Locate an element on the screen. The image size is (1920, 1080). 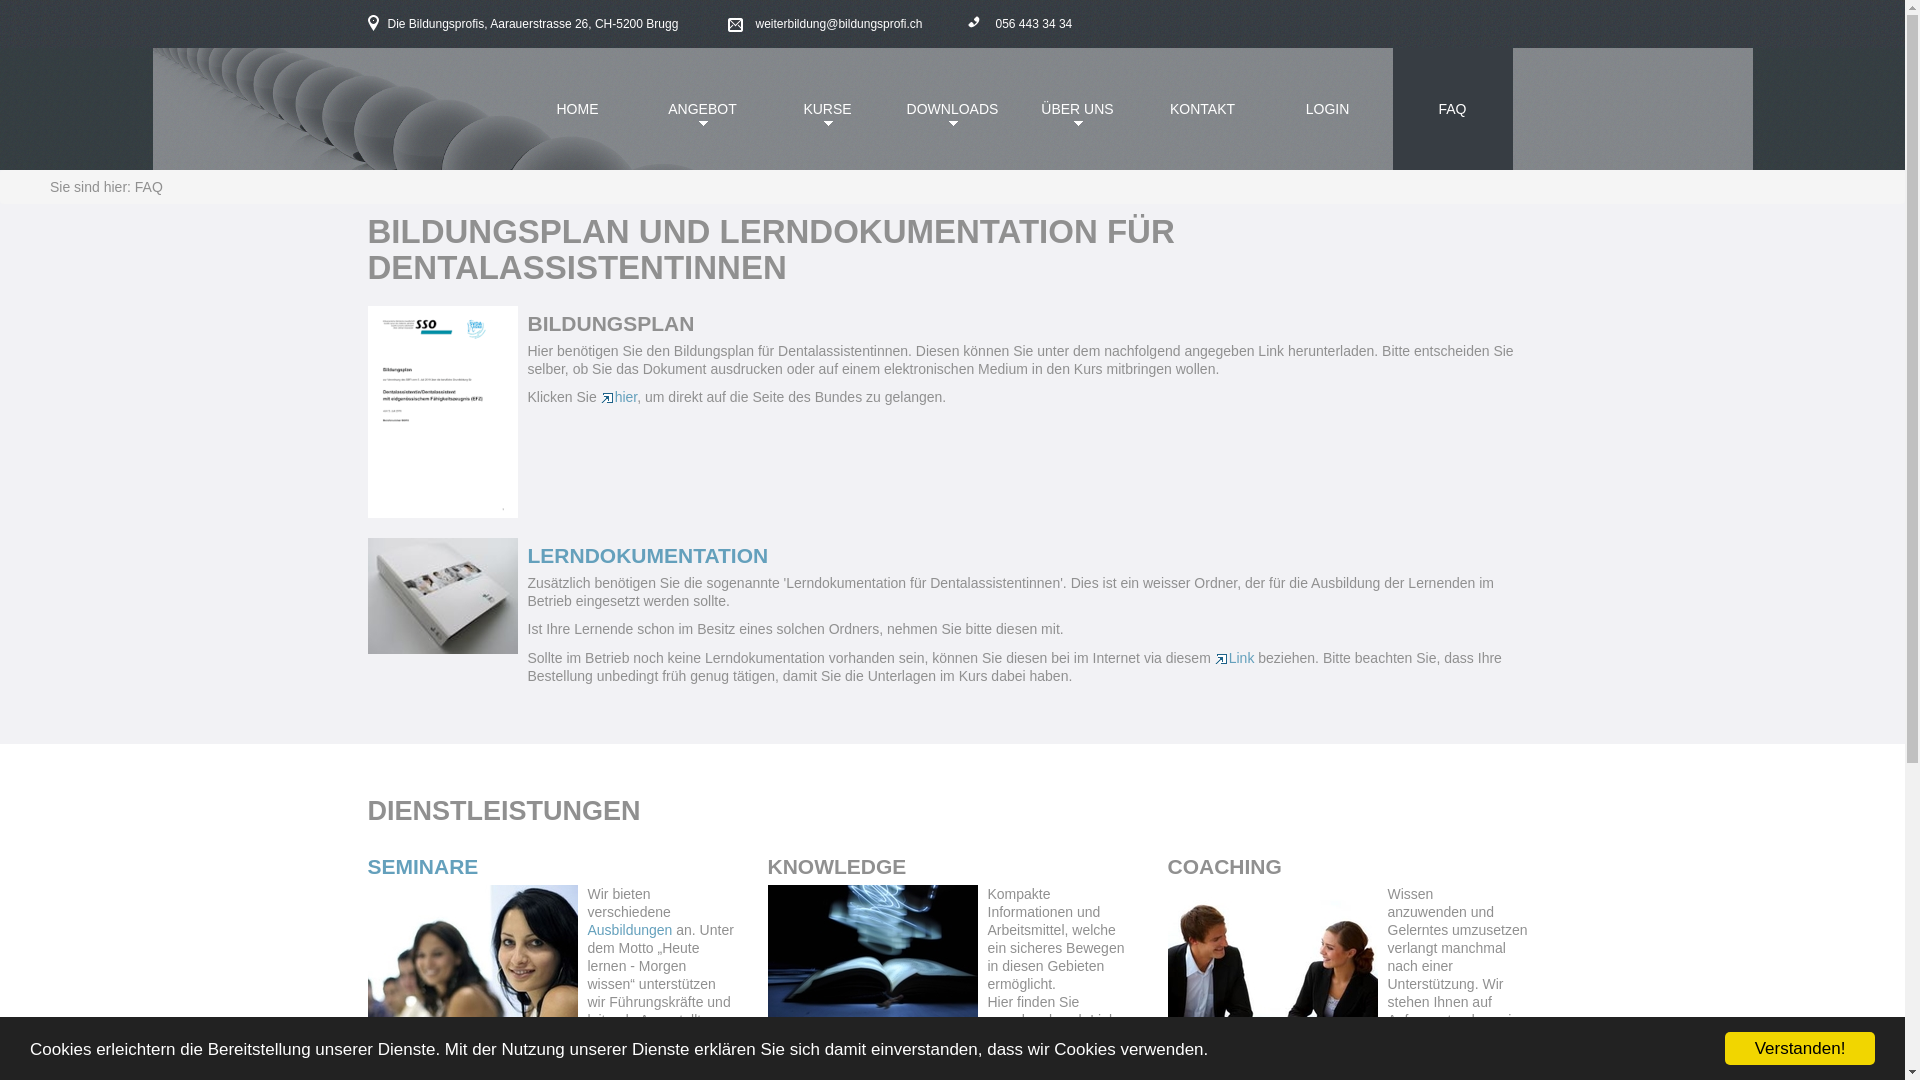
'weiterbildung@bildungsprofi.ch' is located at coordinates (727, 24).